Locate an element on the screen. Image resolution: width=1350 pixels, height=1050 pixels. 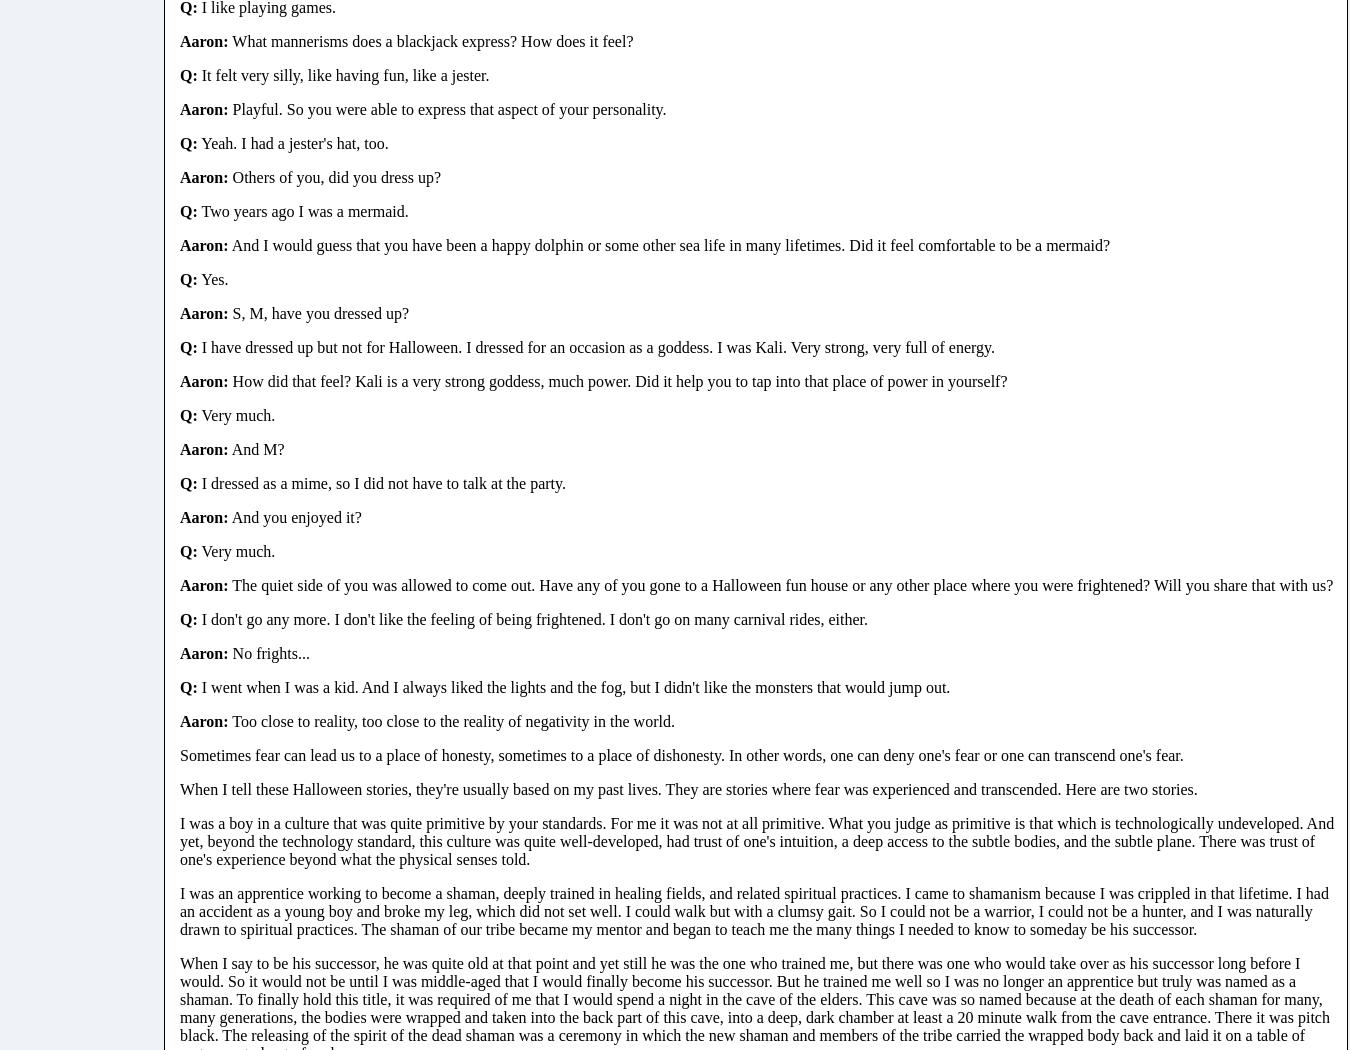
'How did that feel? Kali is a very strong goddess, much power. Did it help you to tap into that place of power in yourself?' is located at coordinates (617, 380).